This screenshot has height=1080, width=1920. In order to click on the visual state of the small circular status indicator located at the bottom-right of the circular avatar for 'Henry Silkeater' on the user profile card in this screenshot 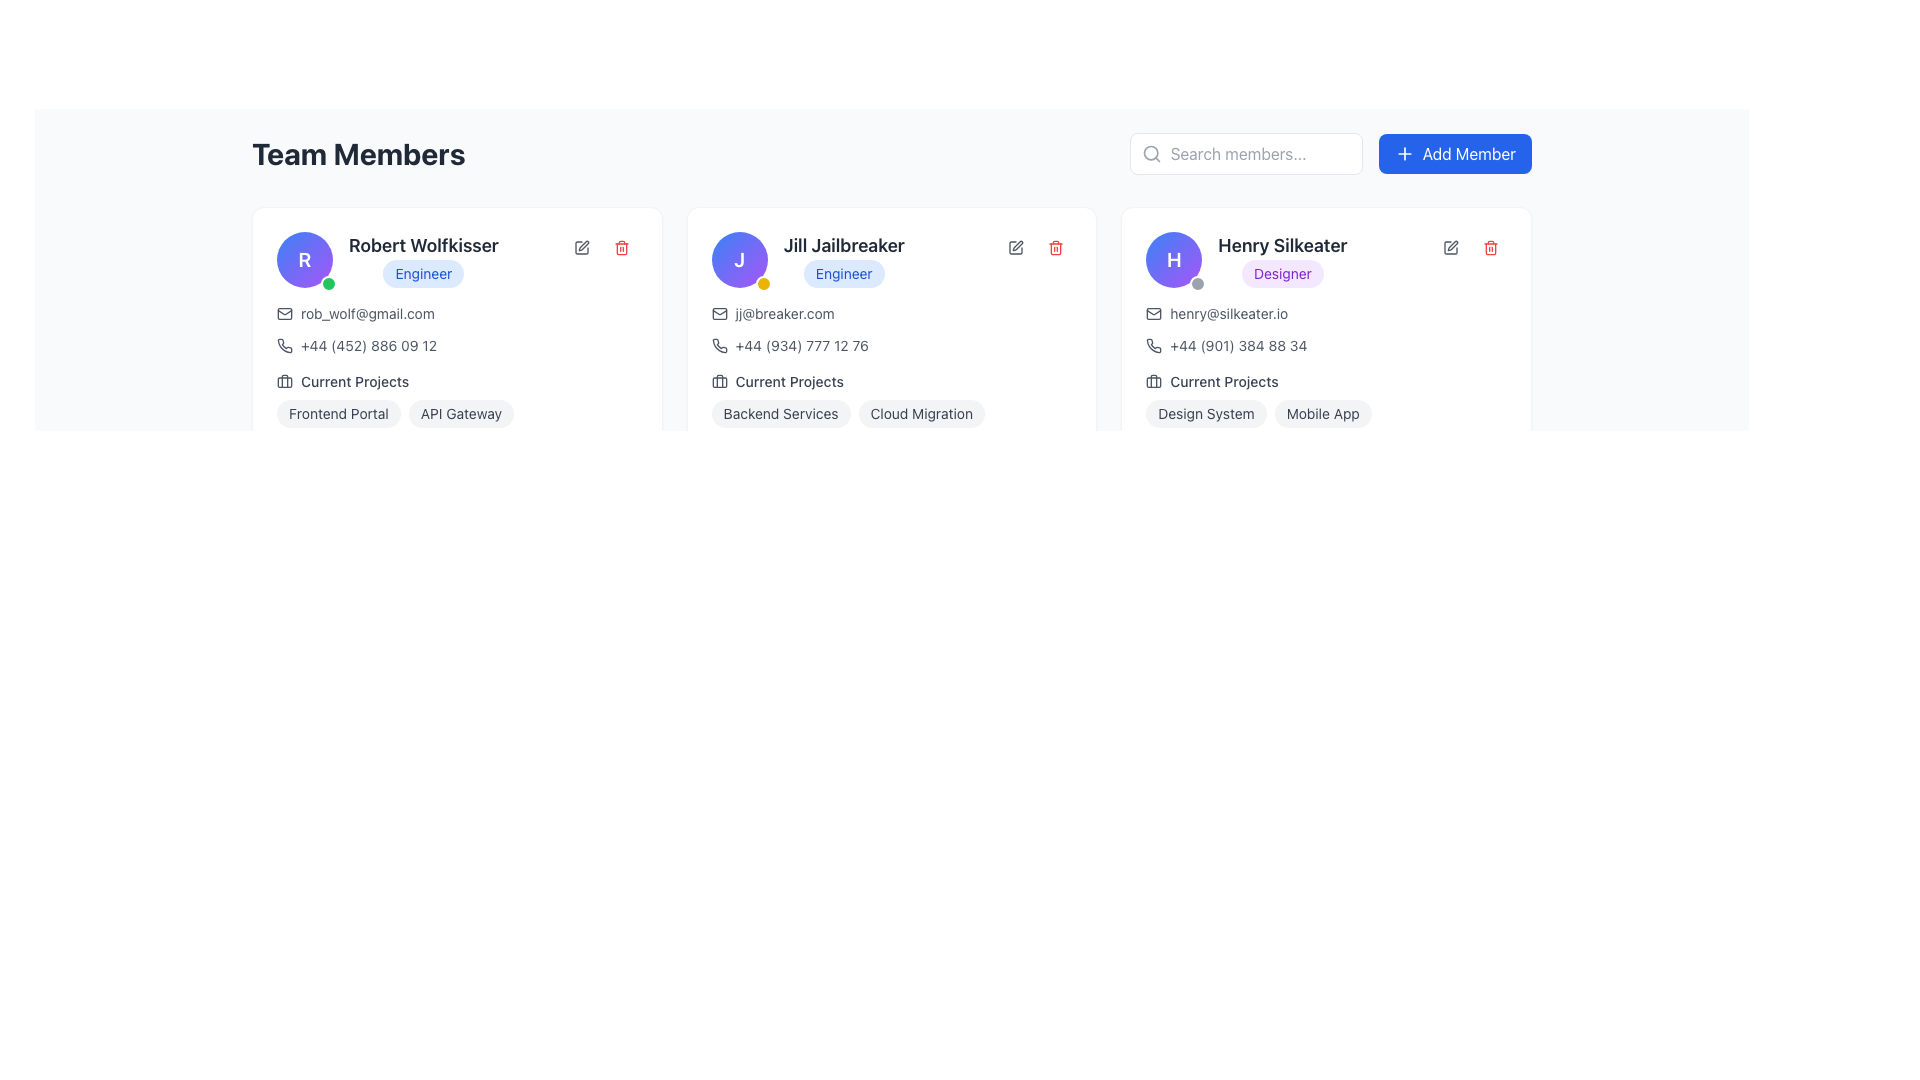, I will do `click(1198, 284)`.